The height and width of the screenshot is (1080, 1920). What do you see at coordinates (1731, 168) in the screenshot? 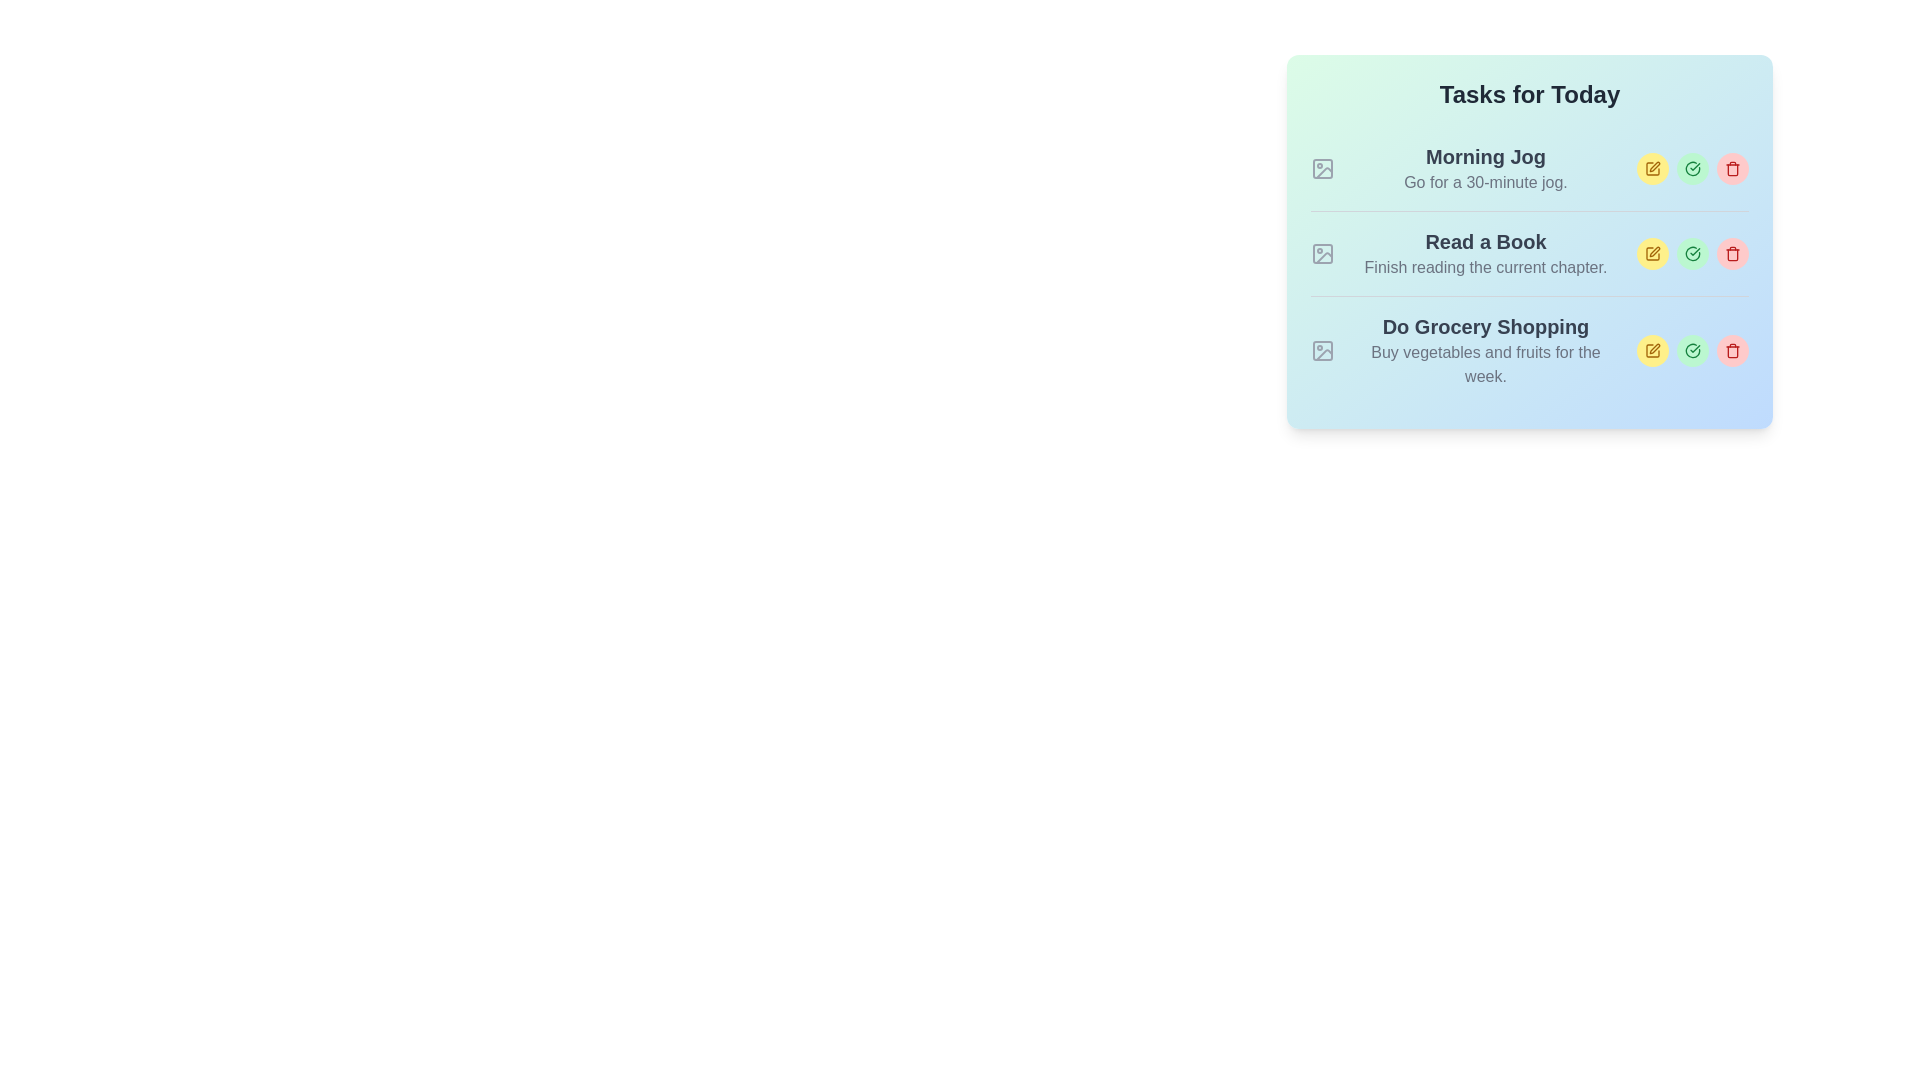
I see `the interactive delete button with an icon located in the rightmost position of the three circular buttons in the row for the 'Morning Jog' task in the 'Tasks for Today' list` at bounding box center [1731, 168].